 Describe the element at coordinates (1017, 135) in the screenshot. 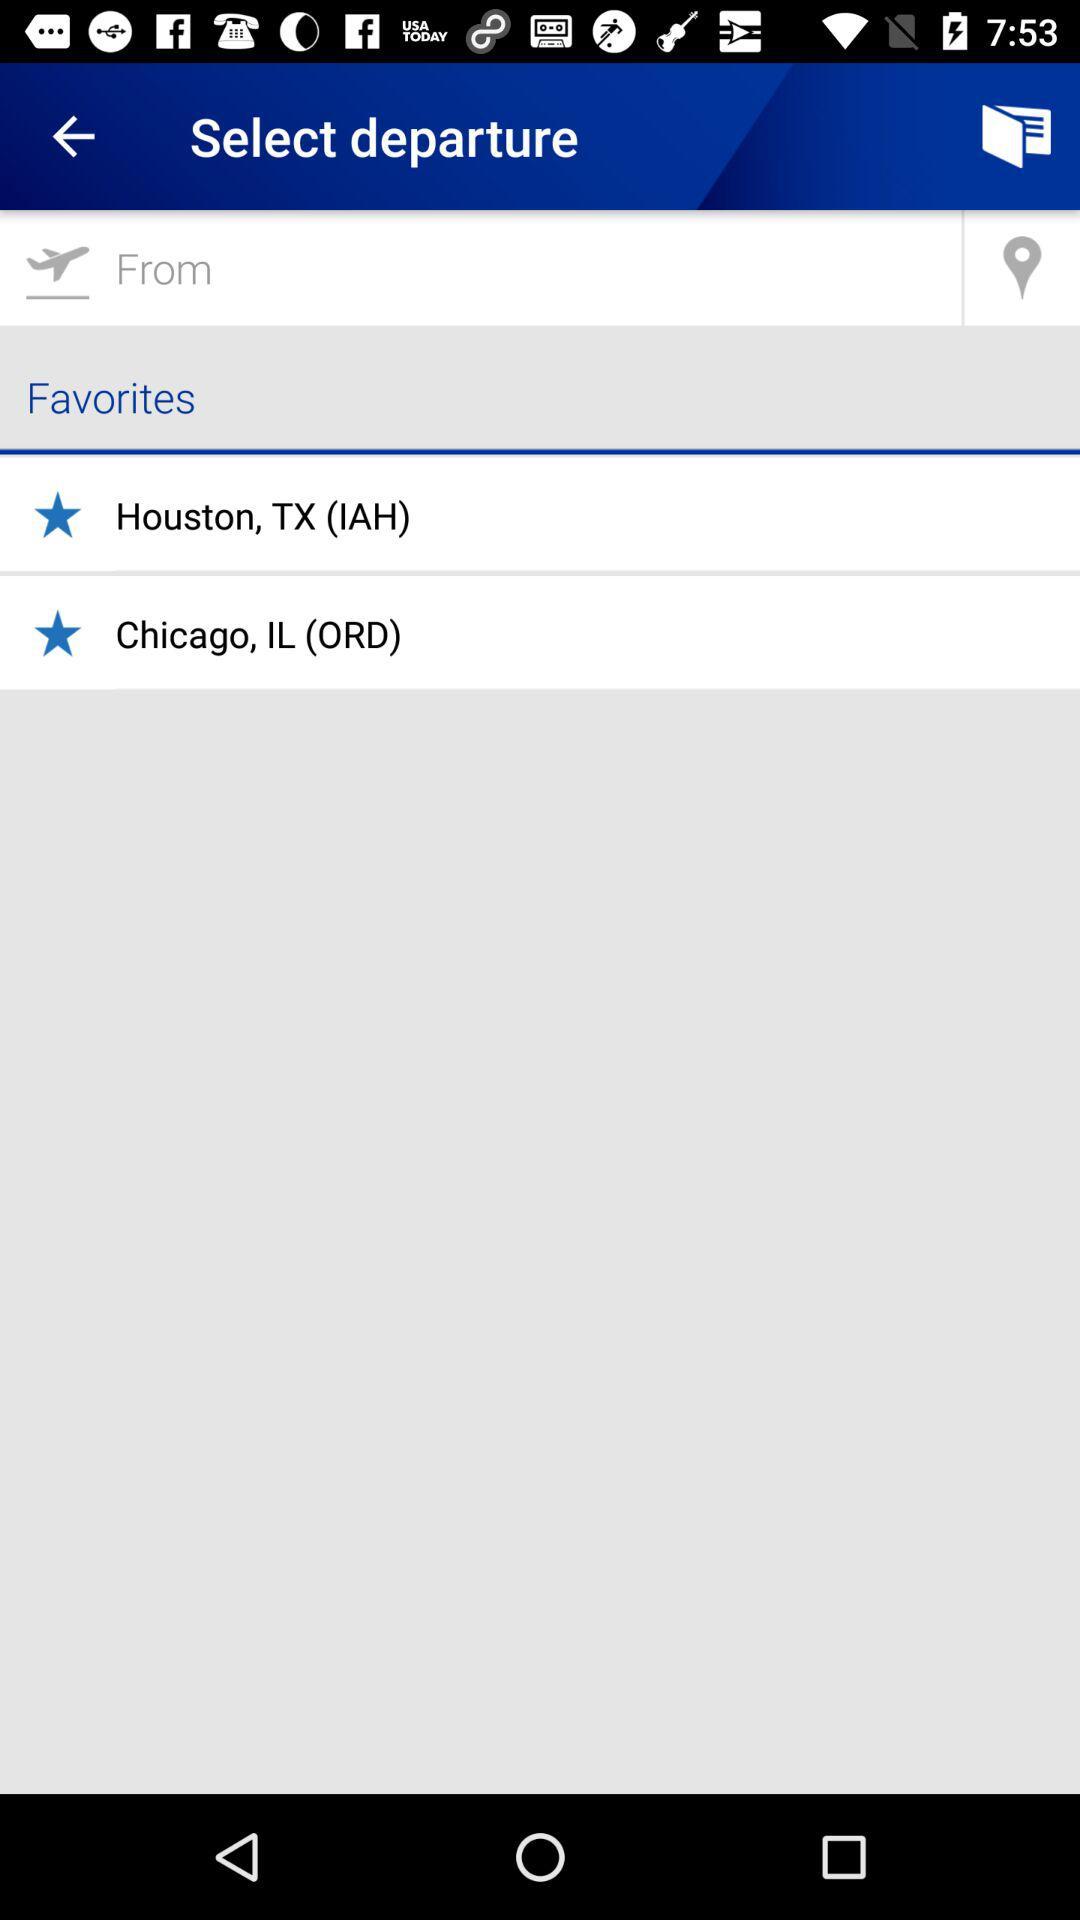

I see `the icon next to select departure item` at that location.